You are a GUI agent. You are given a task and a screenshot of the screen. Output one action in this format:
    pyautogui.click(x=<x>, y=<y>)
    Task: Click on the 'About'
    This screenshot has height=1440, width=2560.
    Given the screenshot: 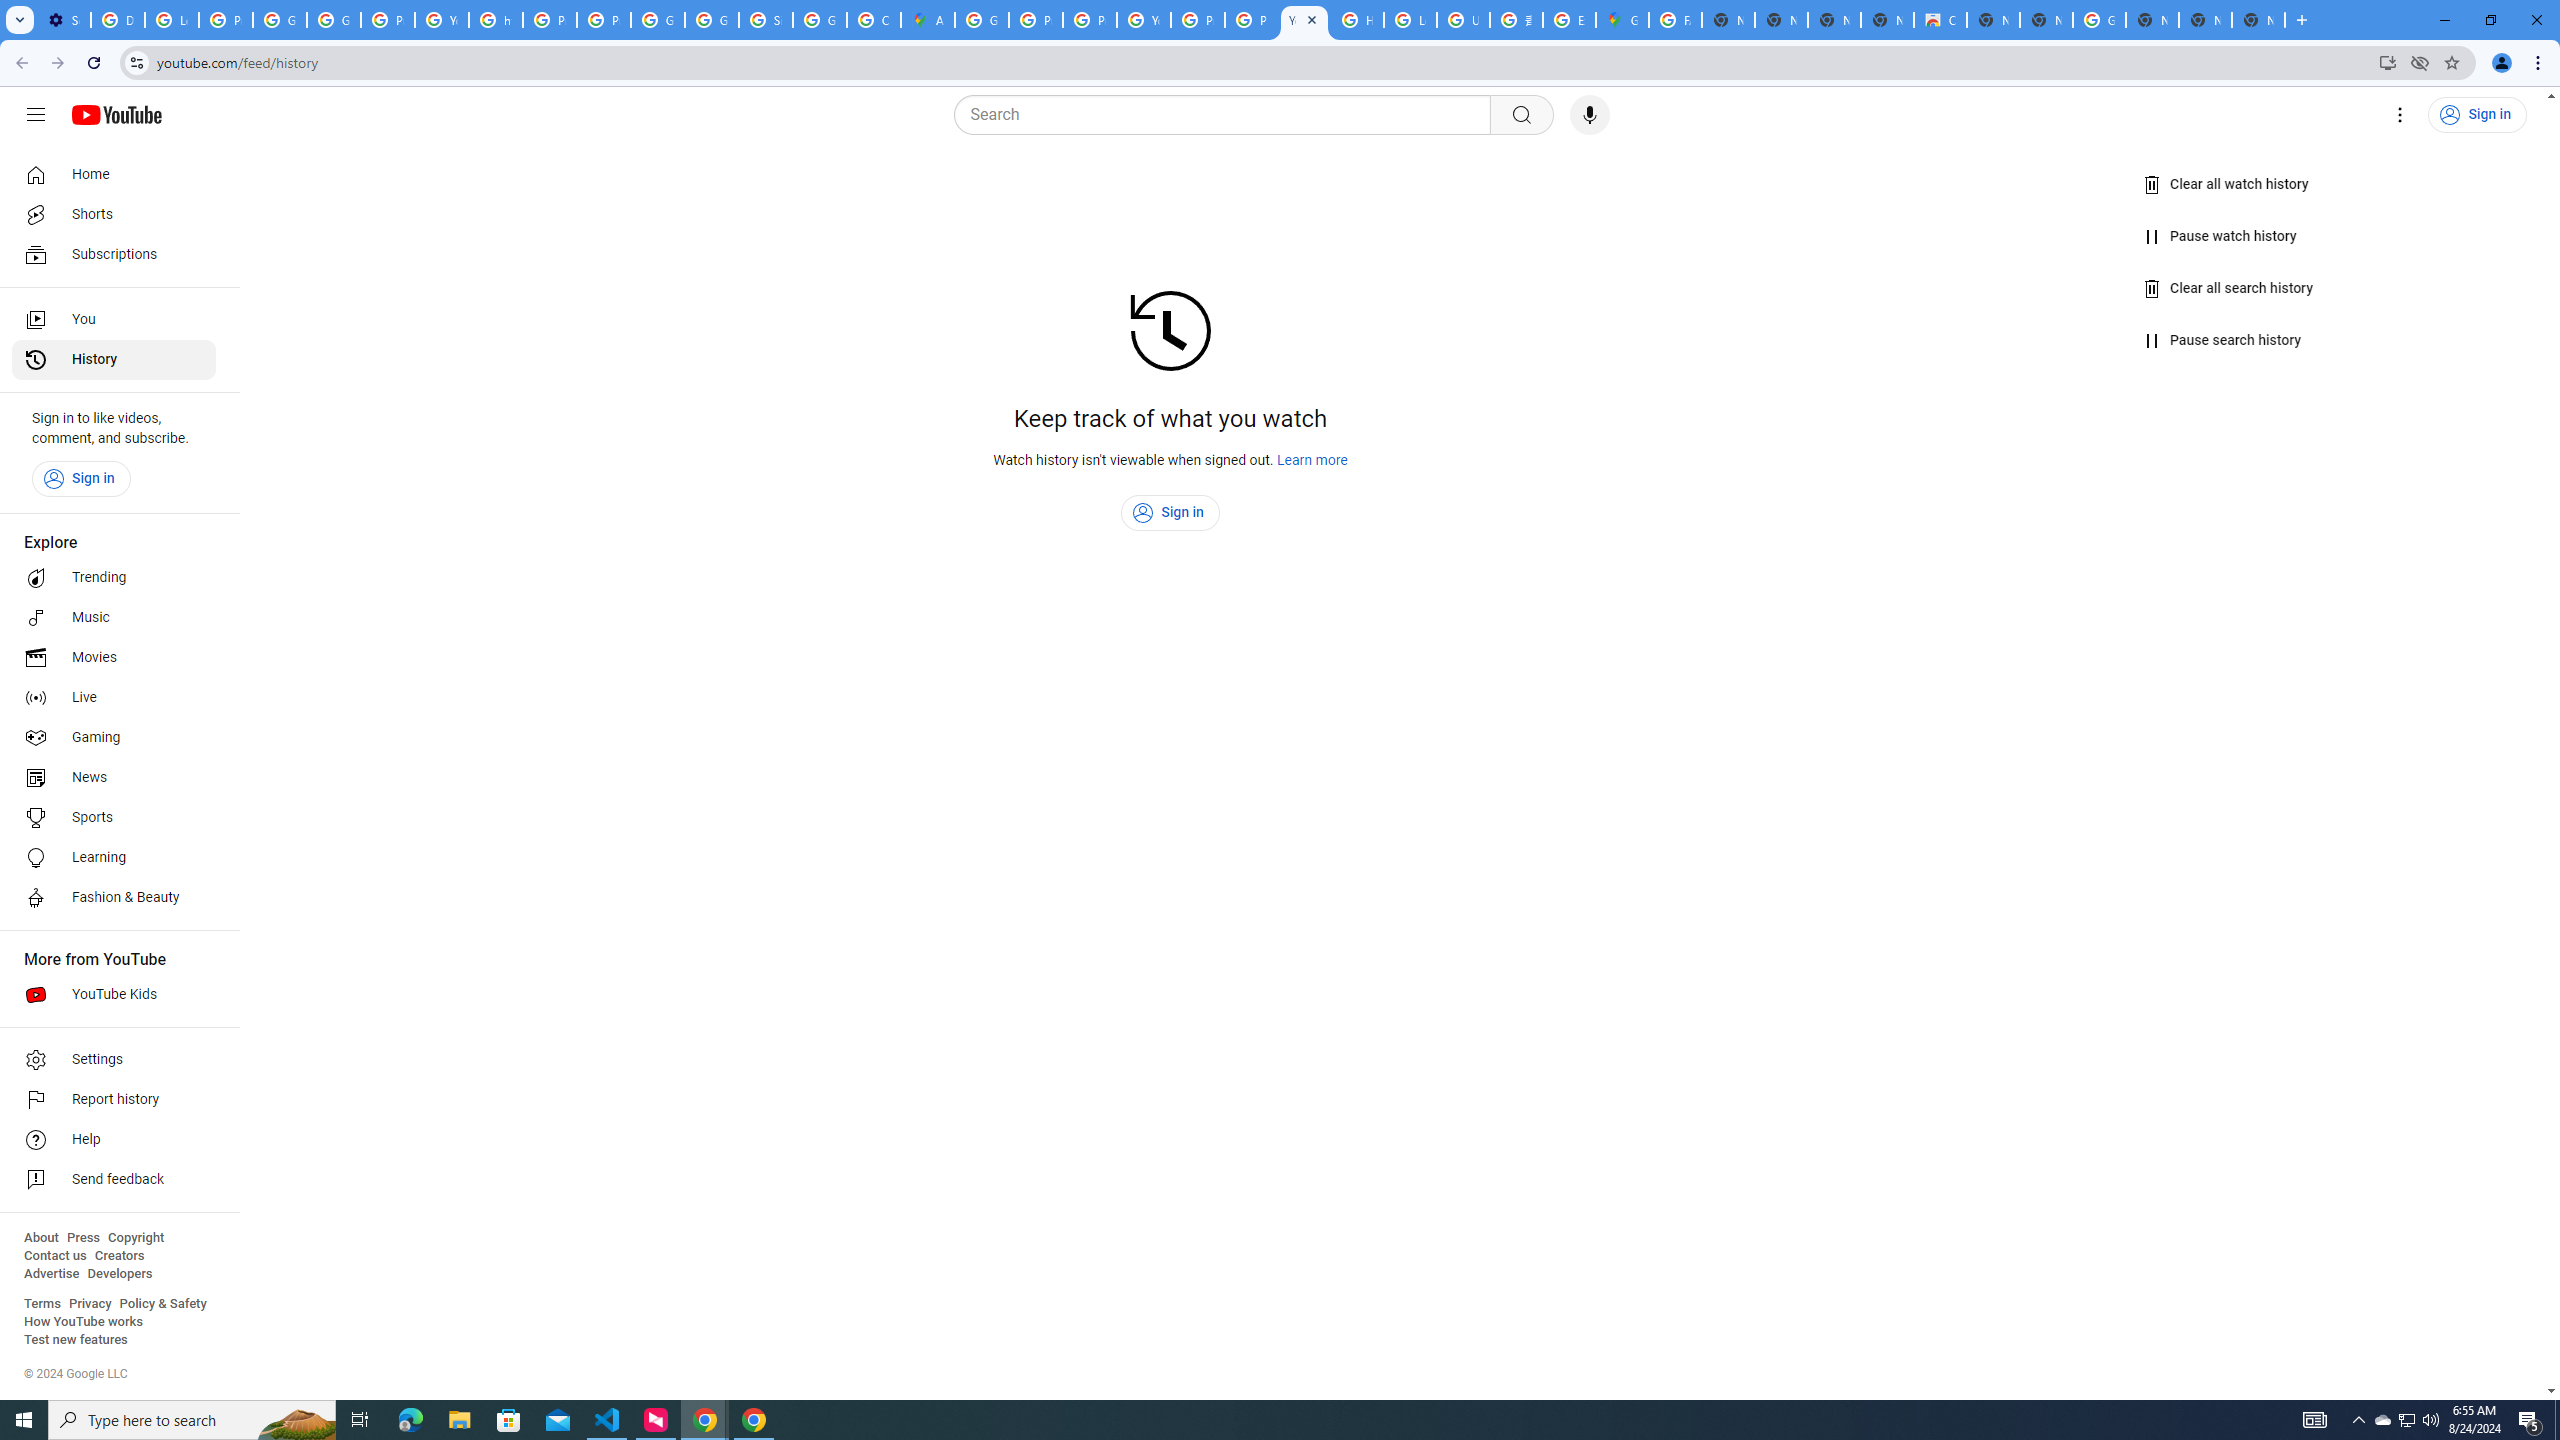 What is the action you would take?
    pyautogui.click(x=40, y=1237)
    